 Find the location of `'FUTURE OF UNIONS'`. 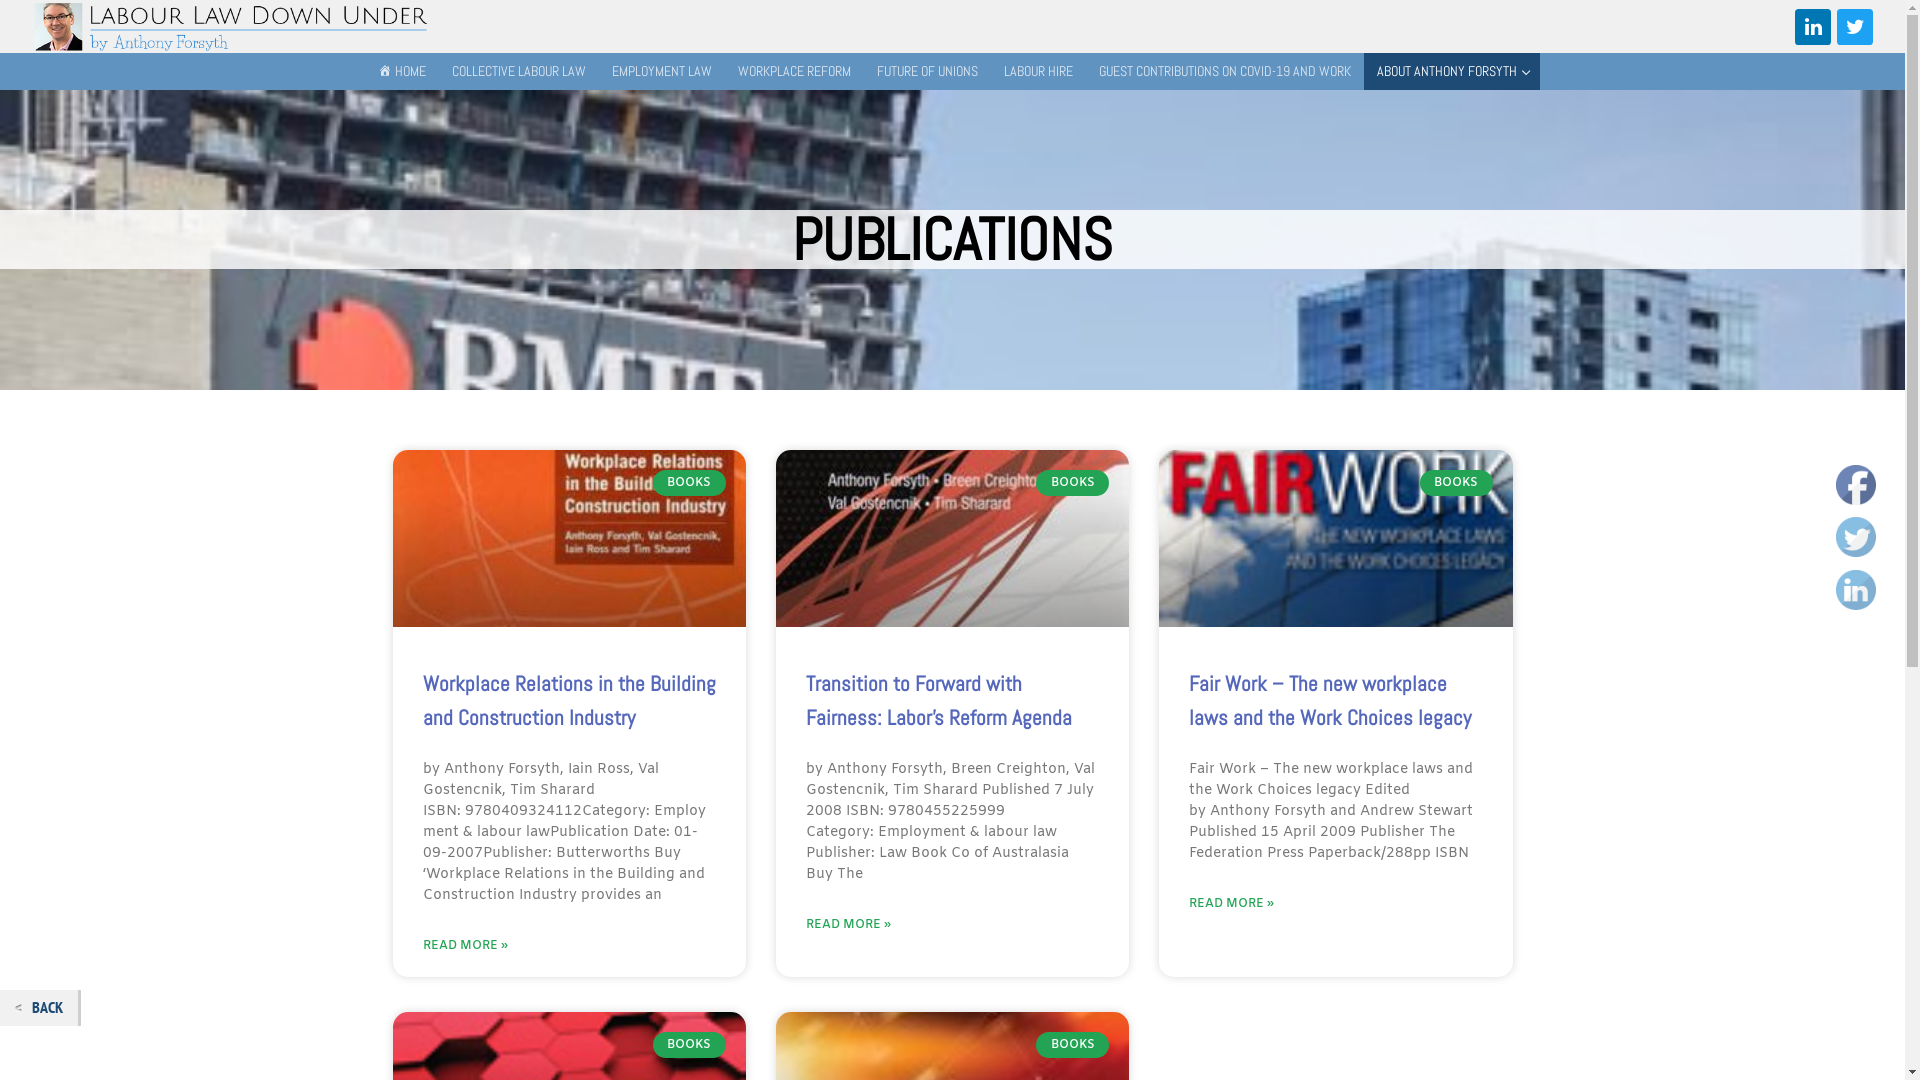

'FUTURE OF UNIONS' is located at coordinates (864, 71).